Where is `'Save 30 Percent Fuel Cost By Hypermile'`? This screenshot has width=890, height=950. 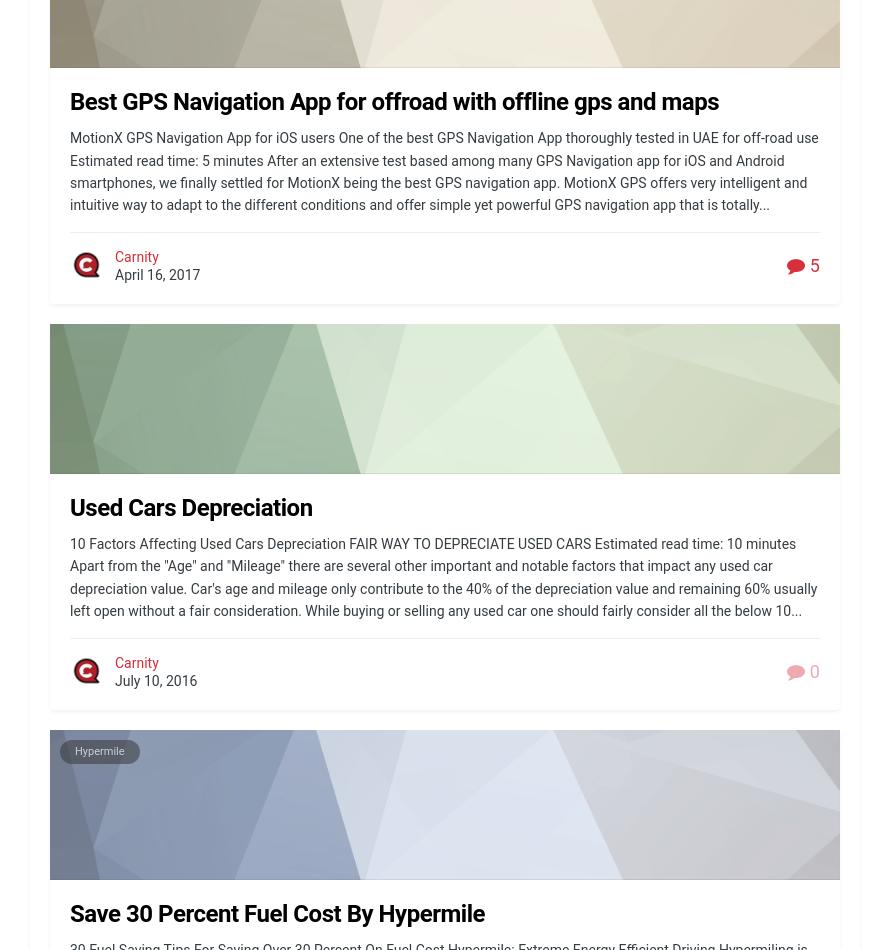 'Save 30 Percent Fuel Cost By Hypermile' is located at coordinates (70, 912).